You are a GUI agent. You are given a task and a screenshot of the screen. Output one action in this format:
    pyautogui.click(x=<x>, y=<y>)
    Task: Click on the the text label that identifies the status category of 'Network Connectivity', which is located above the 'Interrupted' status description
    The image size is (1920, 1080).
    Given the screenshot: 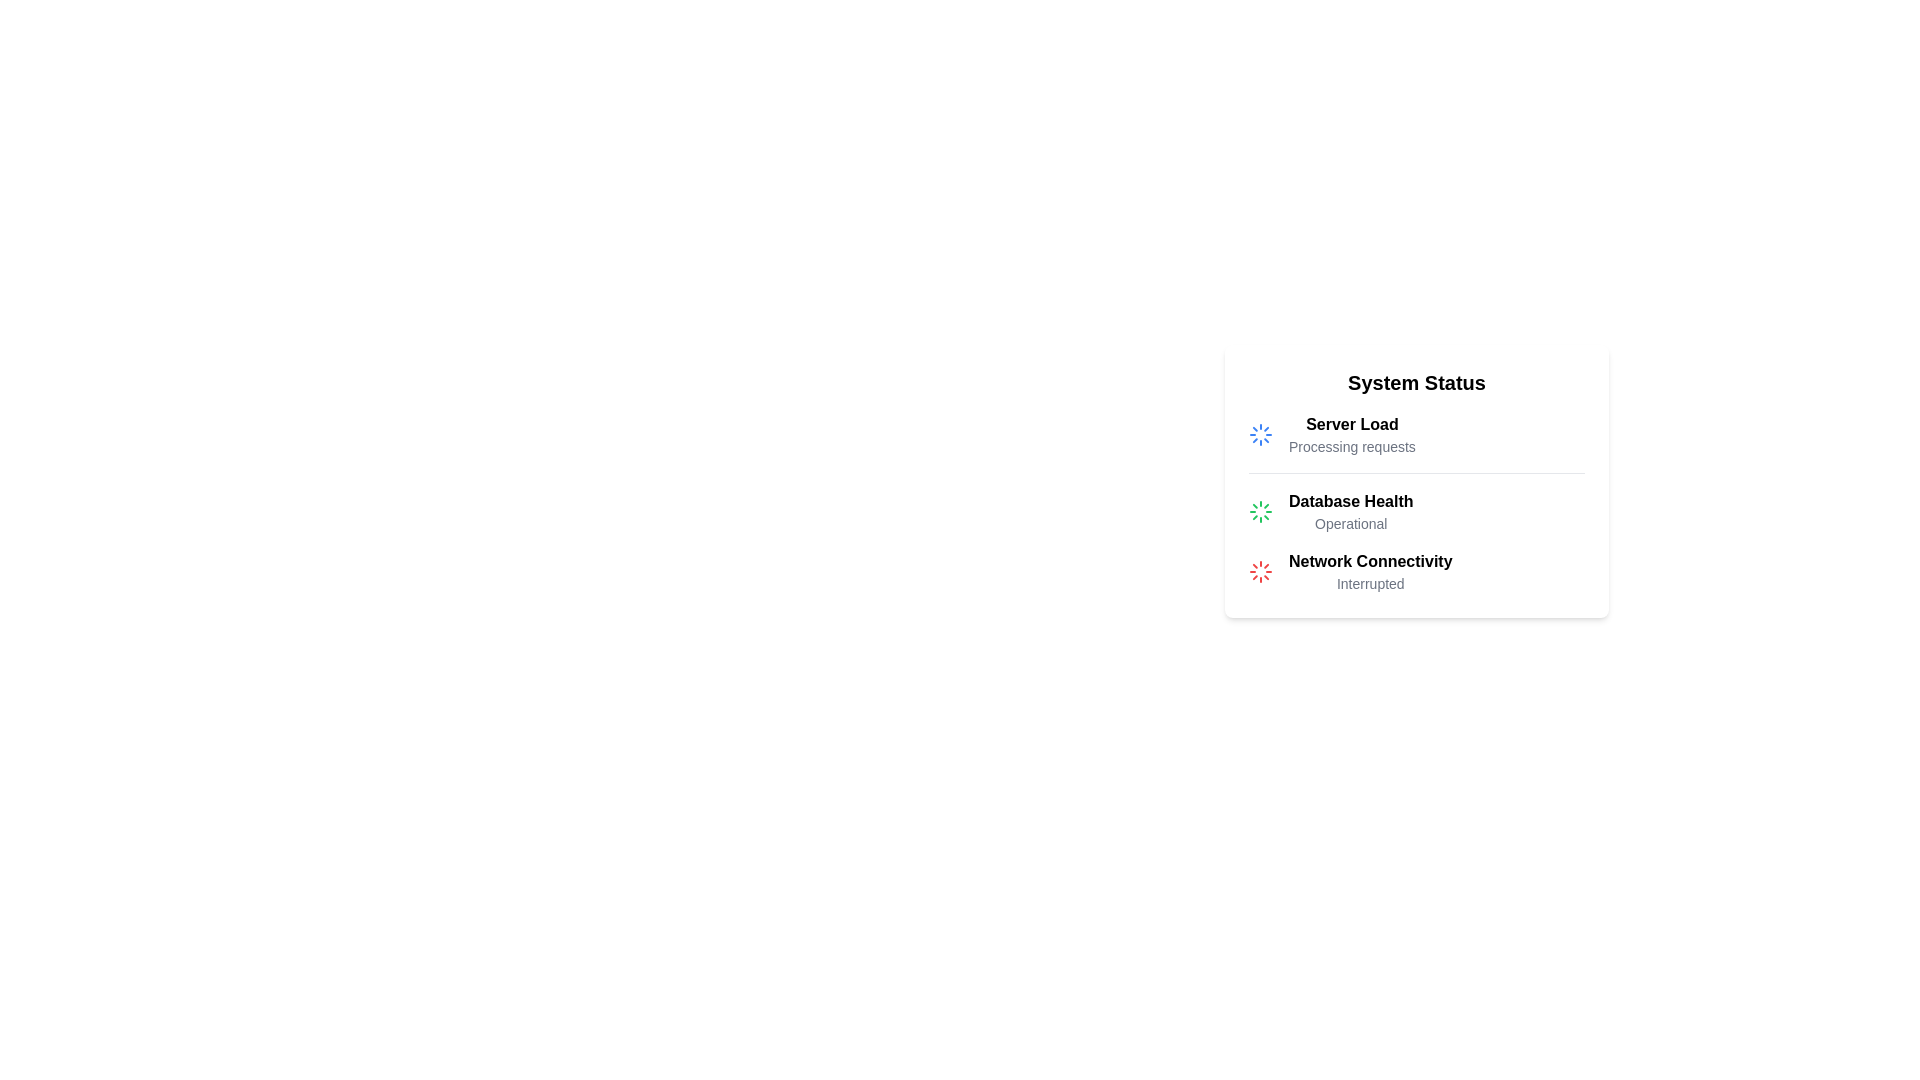 What is the action you would take?
    pyautogui.click(x=1369, y=562)
    